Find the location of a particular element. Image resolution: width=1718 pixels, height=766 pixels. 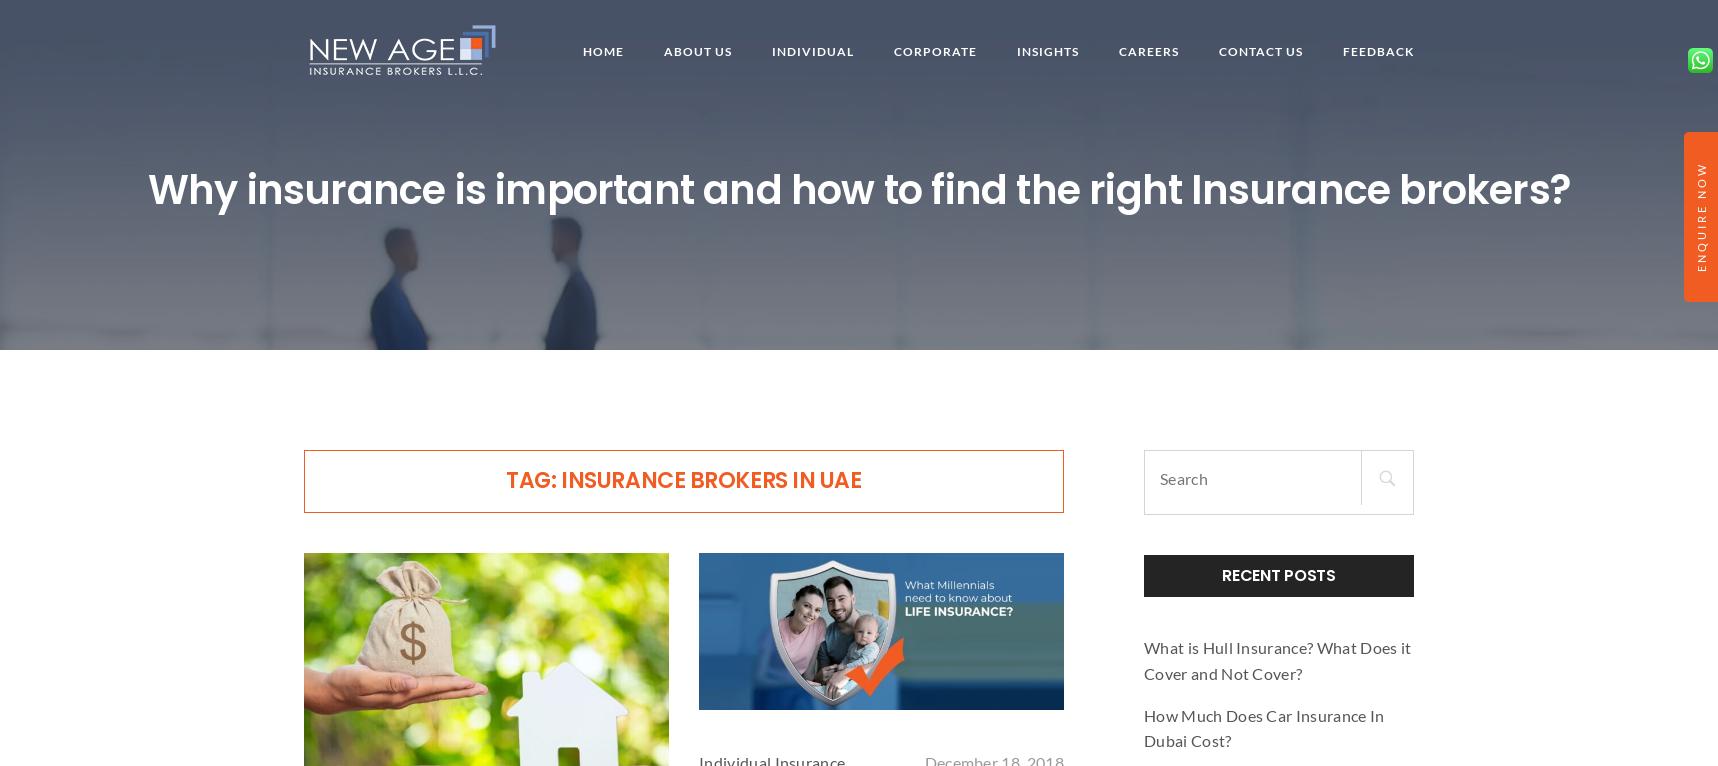

'Enquire Now' is located at coordinates (1694, 217).